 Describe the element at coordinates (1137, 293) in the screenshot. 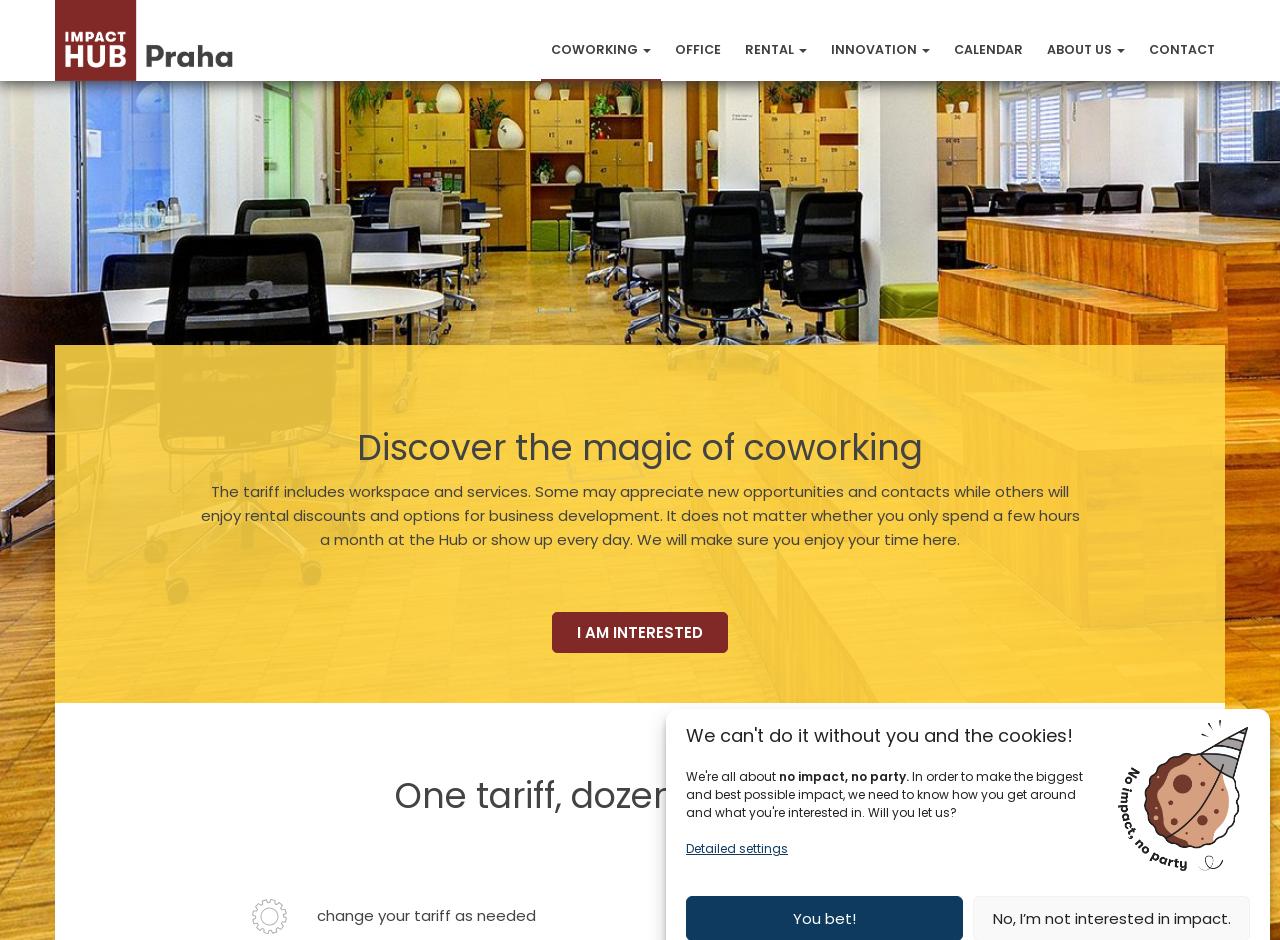

I see `'Impact Hub in the World'` at that location.